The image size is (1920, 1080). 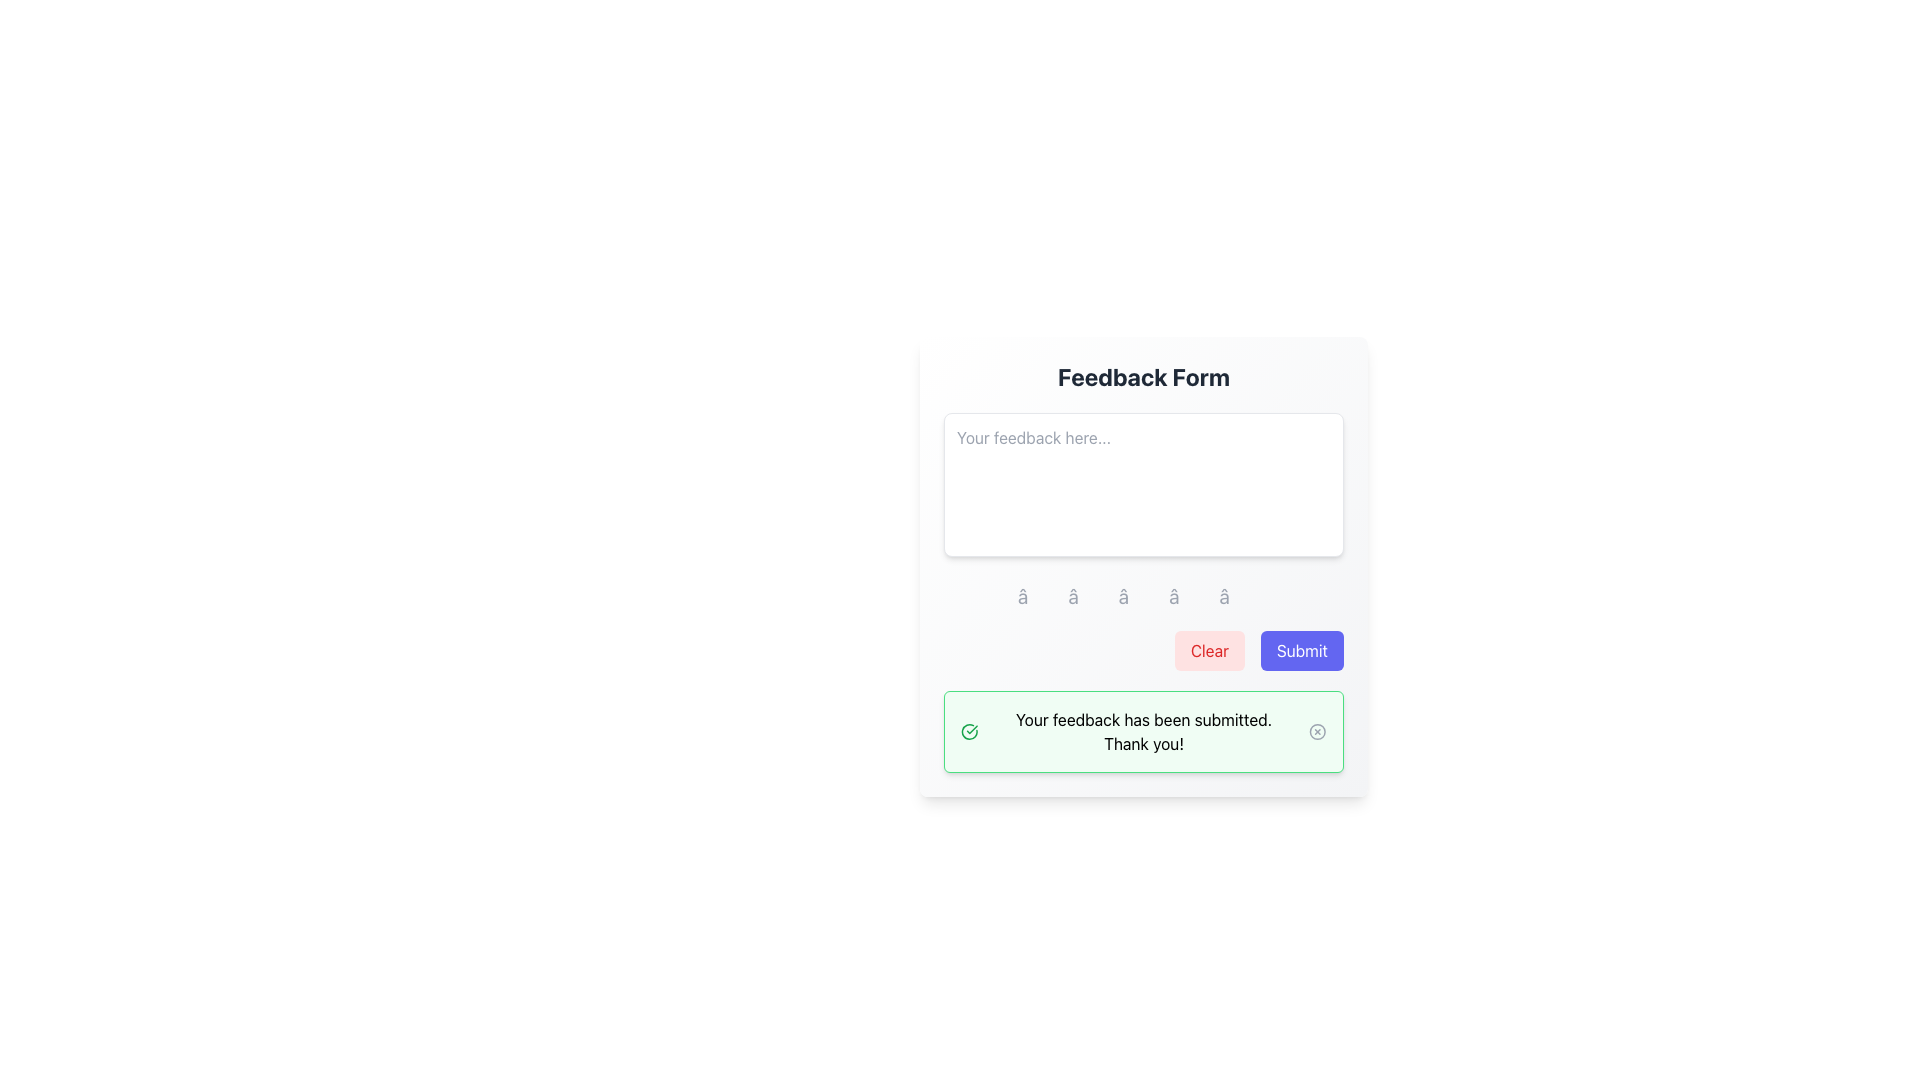 What do you see at coordinates (1302, 651) in the screenshot?
I see `the submit button located to the right of the 'Clear' button` at bounding box center [1302, 651].